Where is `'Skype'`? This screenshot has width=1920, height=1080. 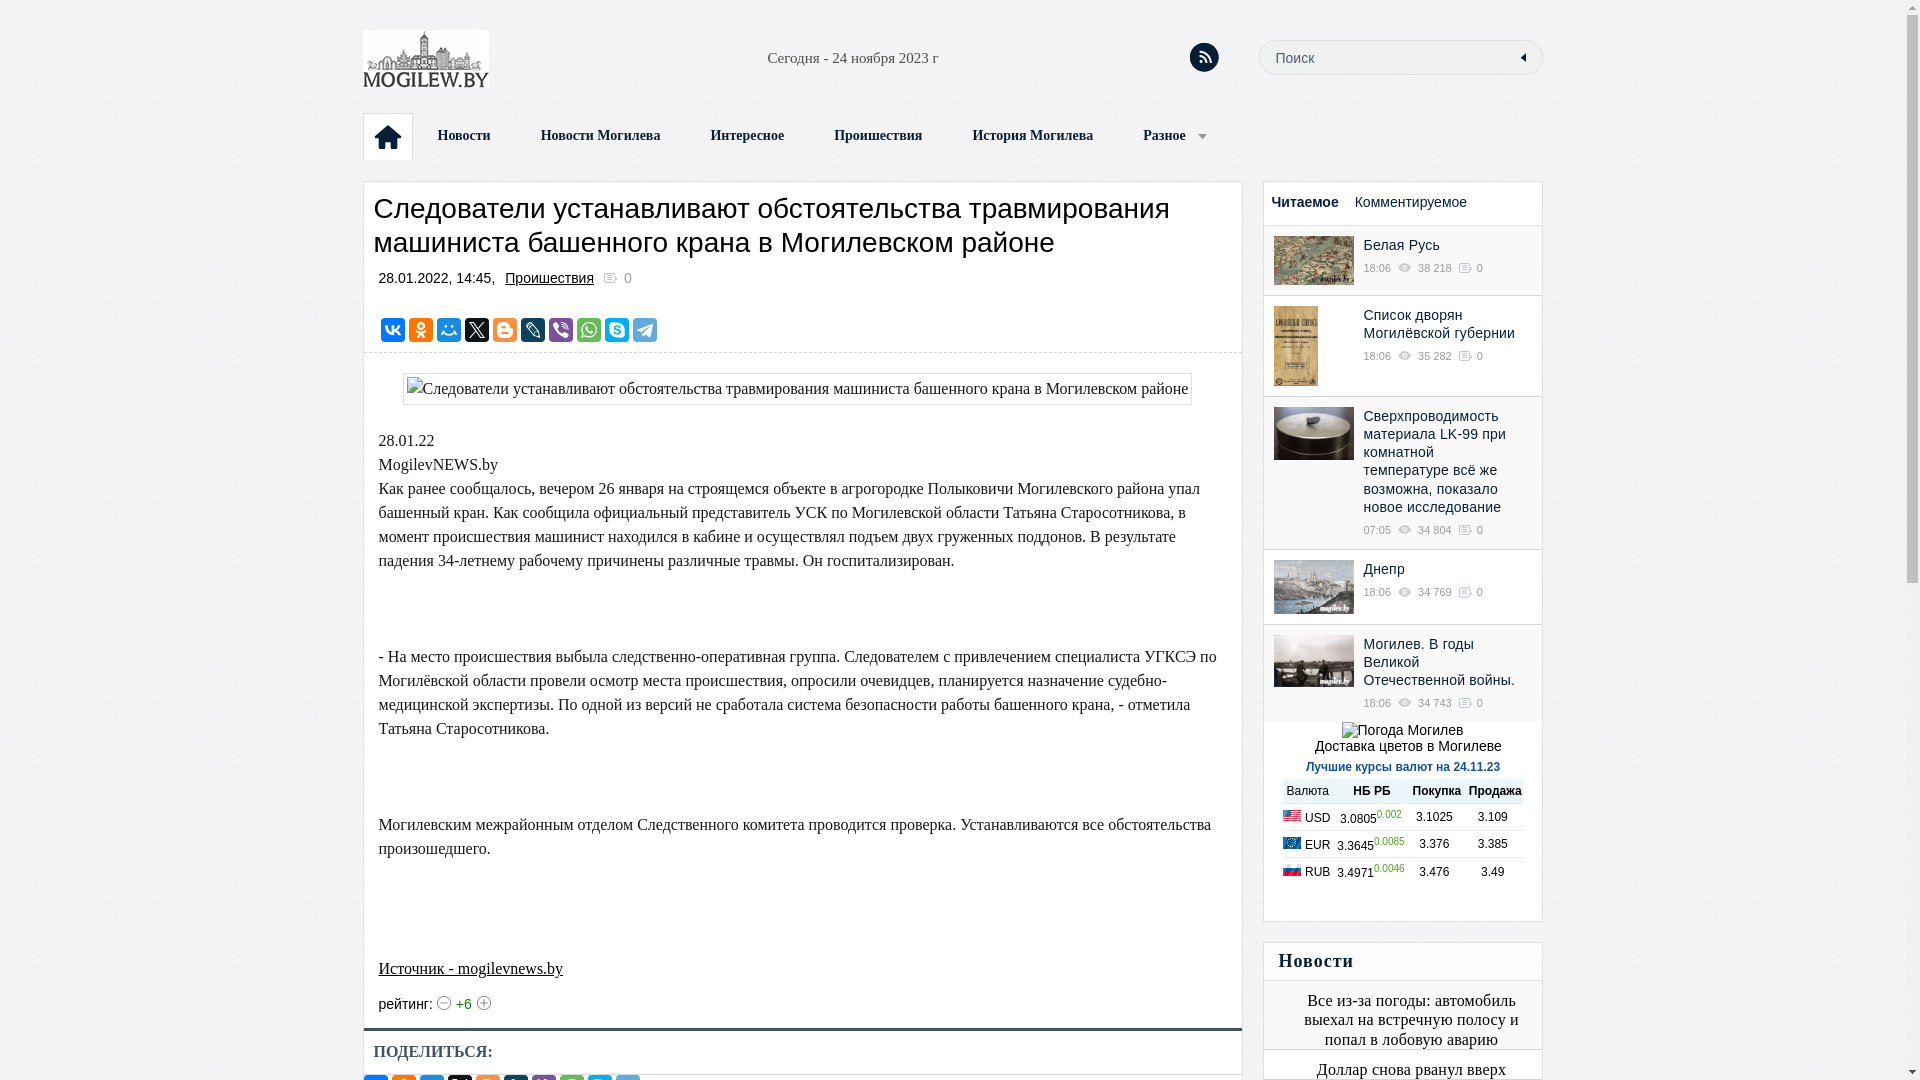 'Skype' is located at coordinates (616, 329).